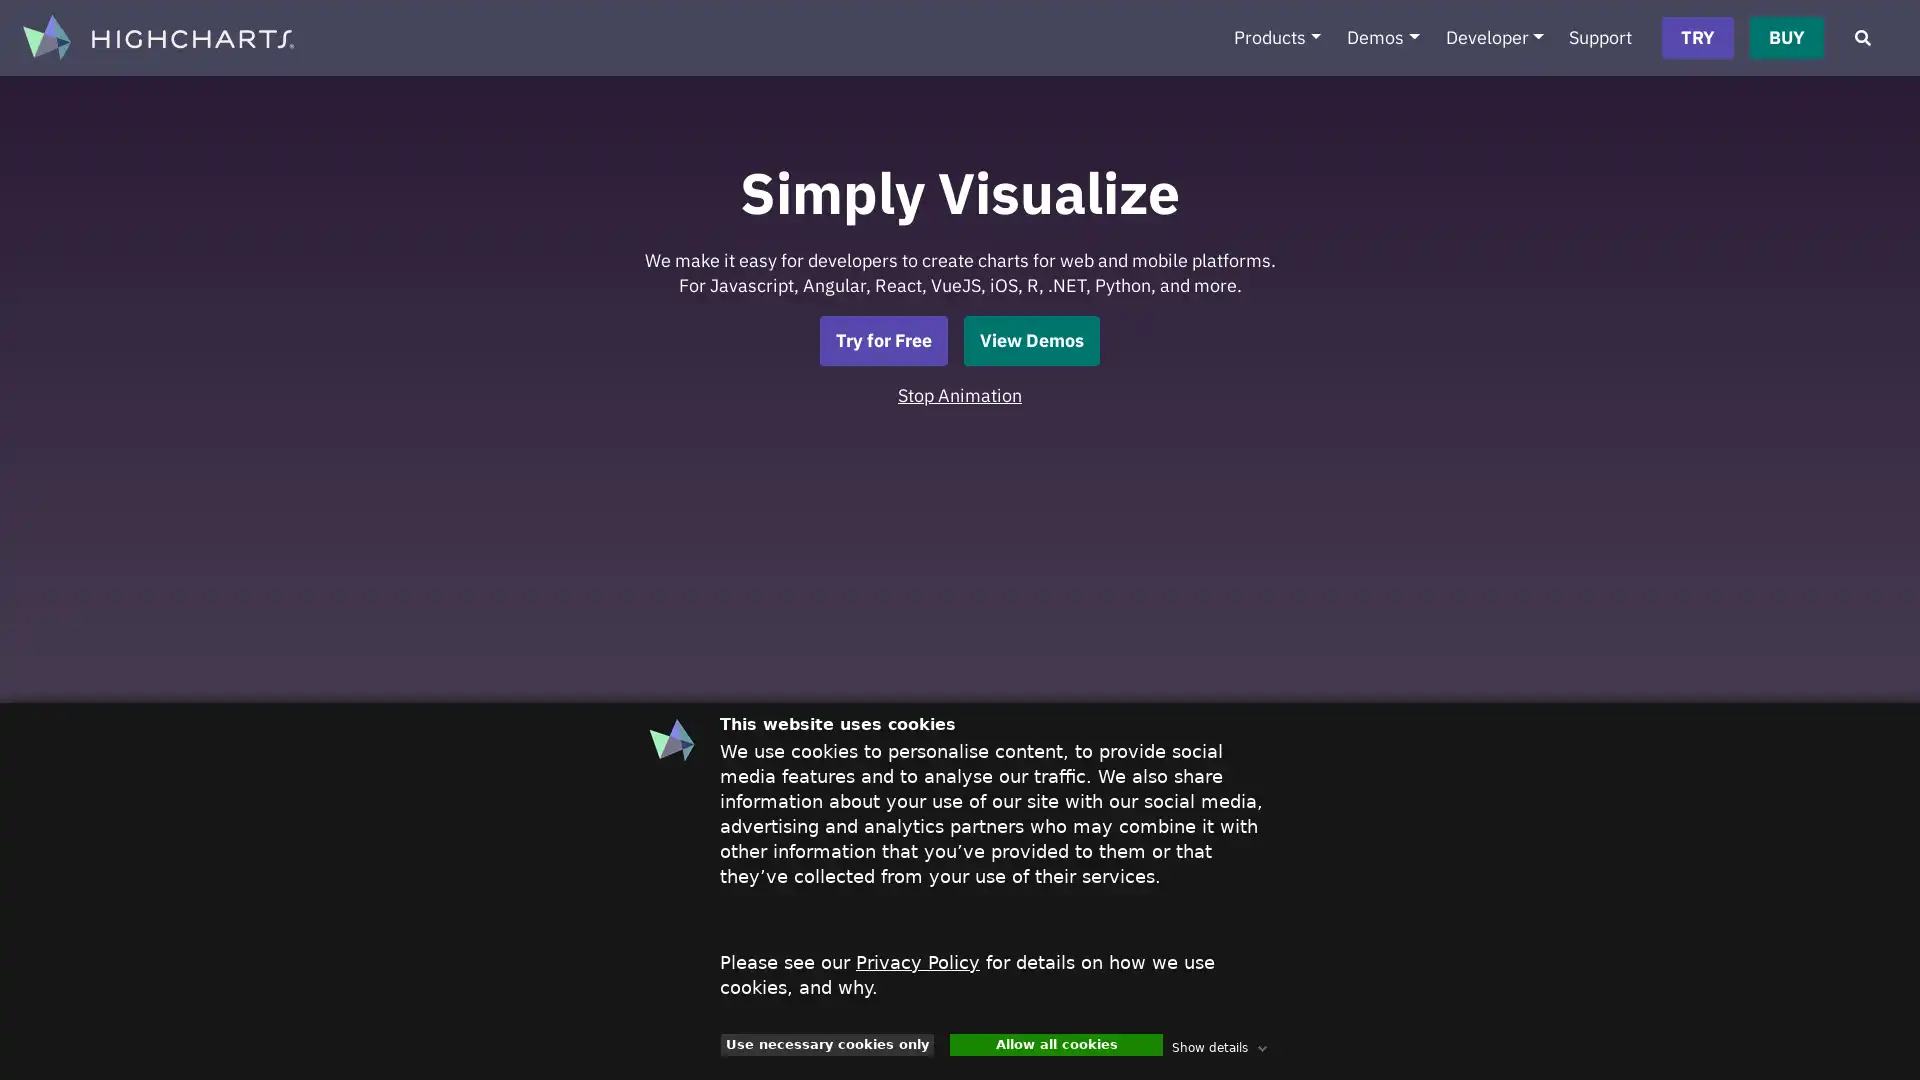  Describe the element at coordinates (1275, 38) in the screenshot. I see `Products` at that location.